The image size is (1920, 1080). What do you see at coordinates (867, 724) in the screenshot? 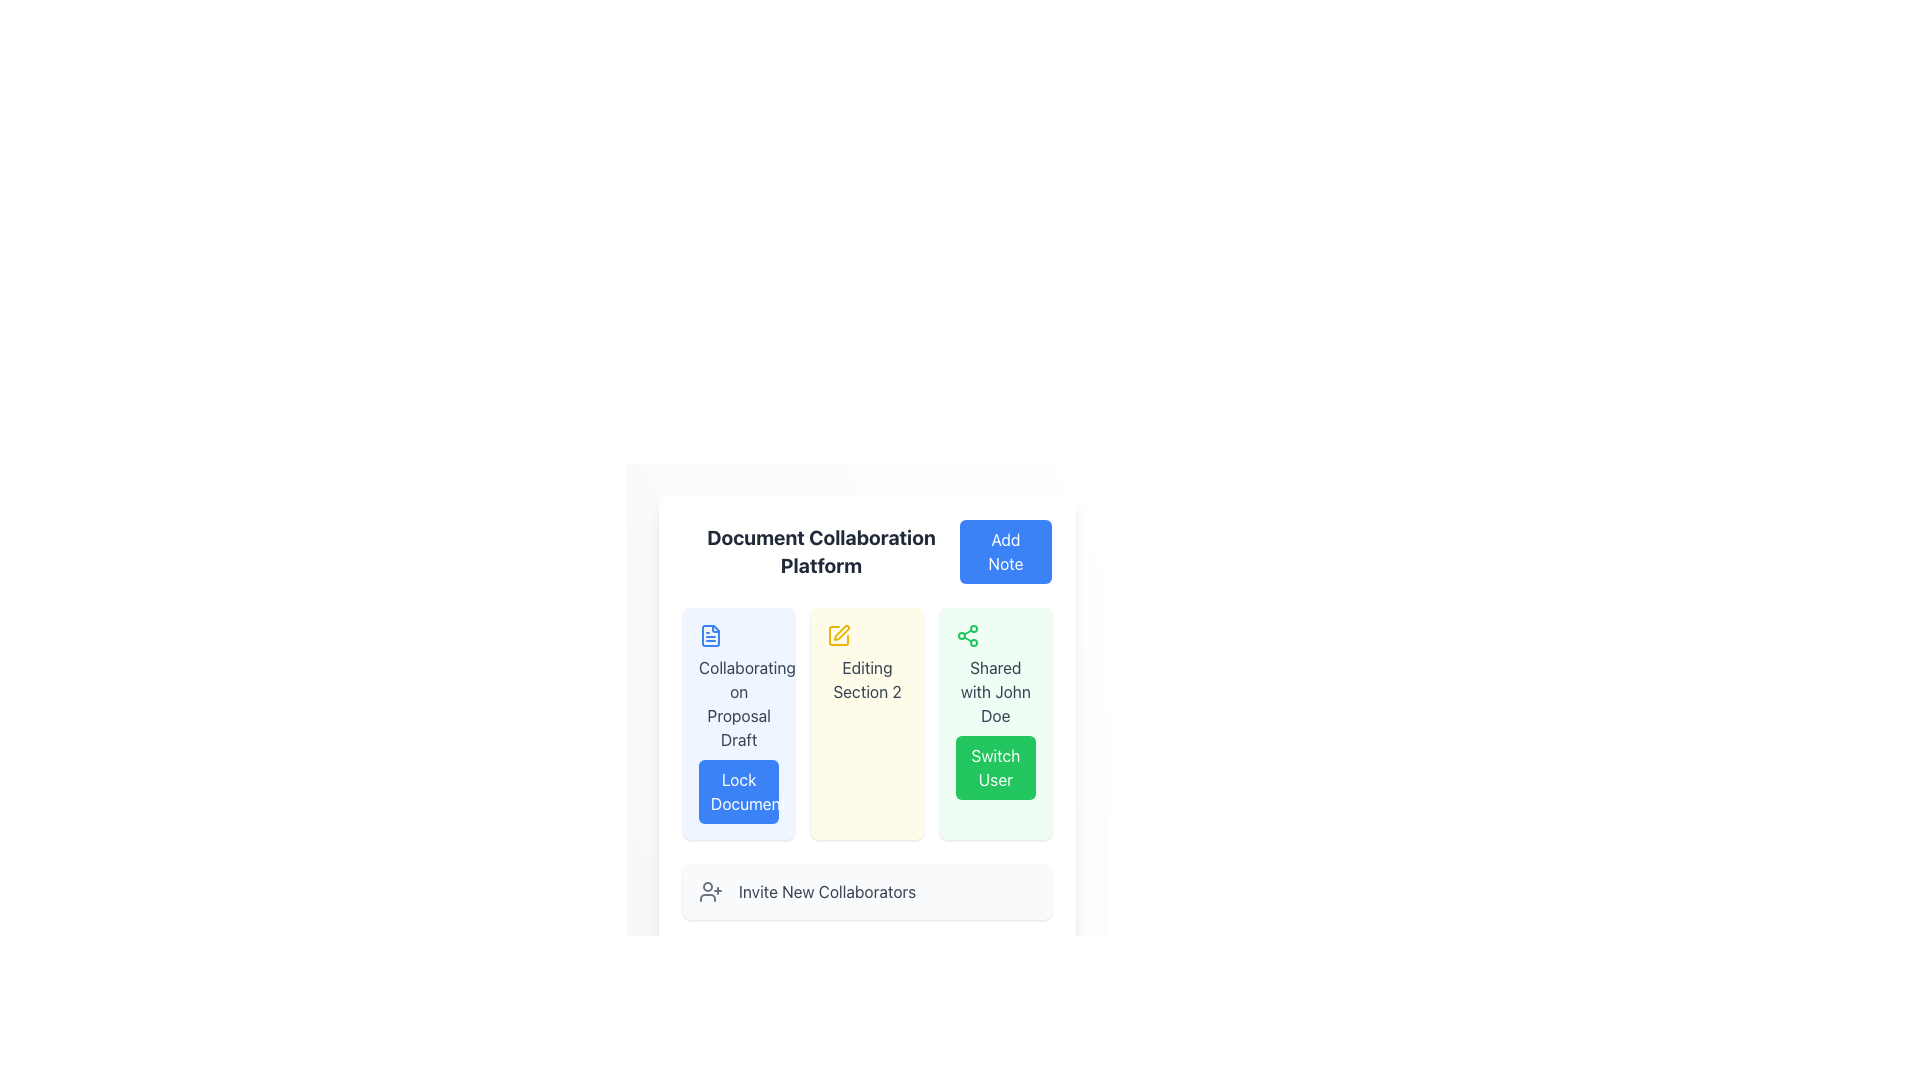
I see `the middle card representing 'Section 2' in the grid layout below the header 'Document Collaboration Platform'` at bounding box center [867, 724].